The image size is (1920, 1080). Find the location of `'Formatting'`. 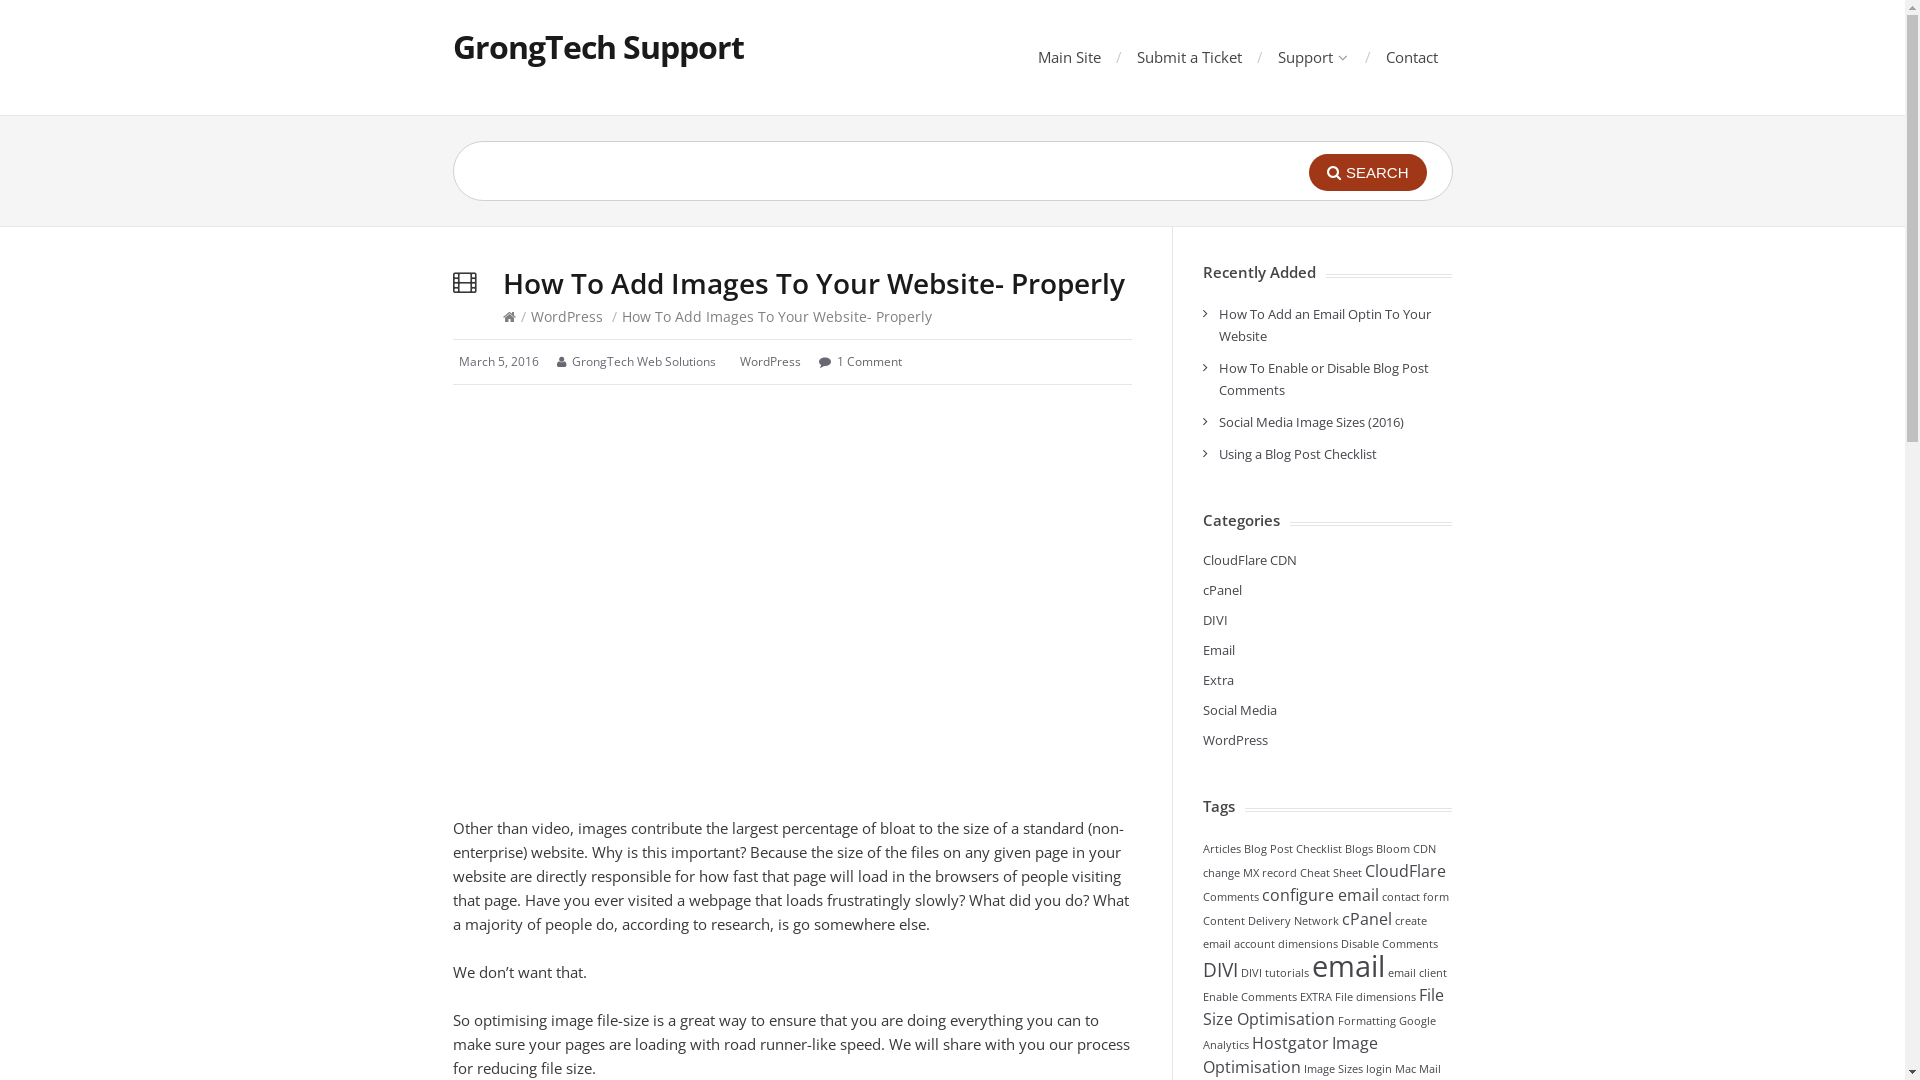

'Formatting' is located at coordinates (1366, 1021).